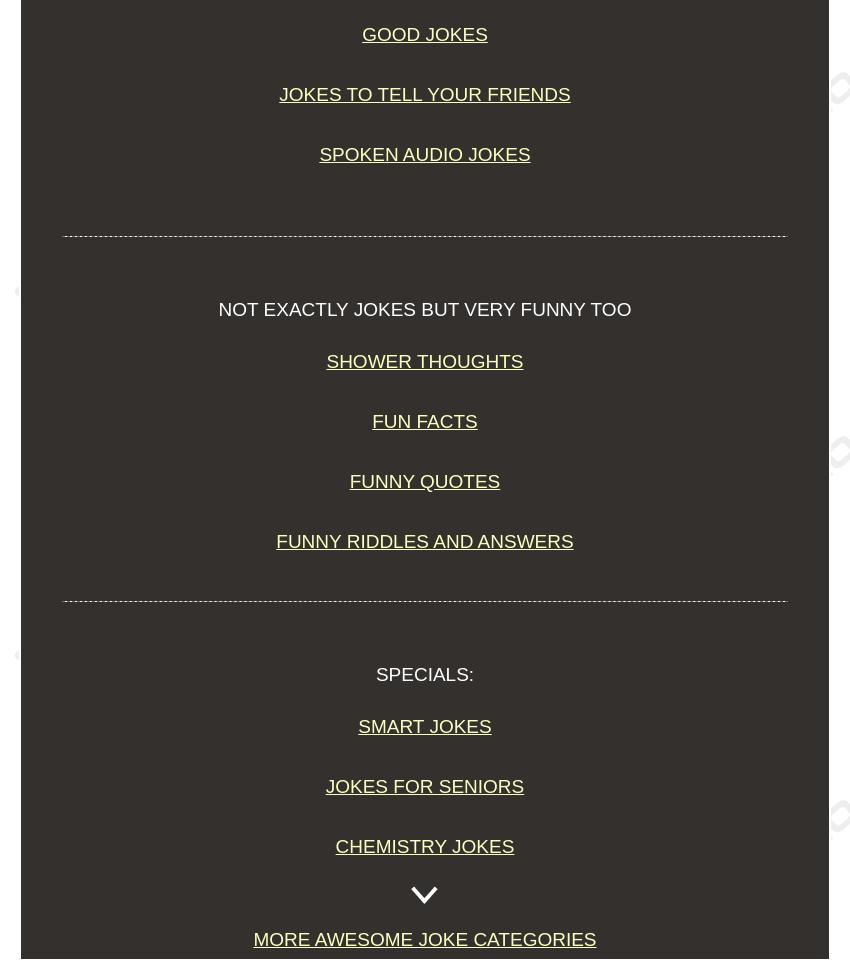 The height and width of the screenshot is (960, 850). What do you see at coordinates (424, 725) in the screenshot?
I see `'Smart Jokes'` at bounding box center [424, 725].